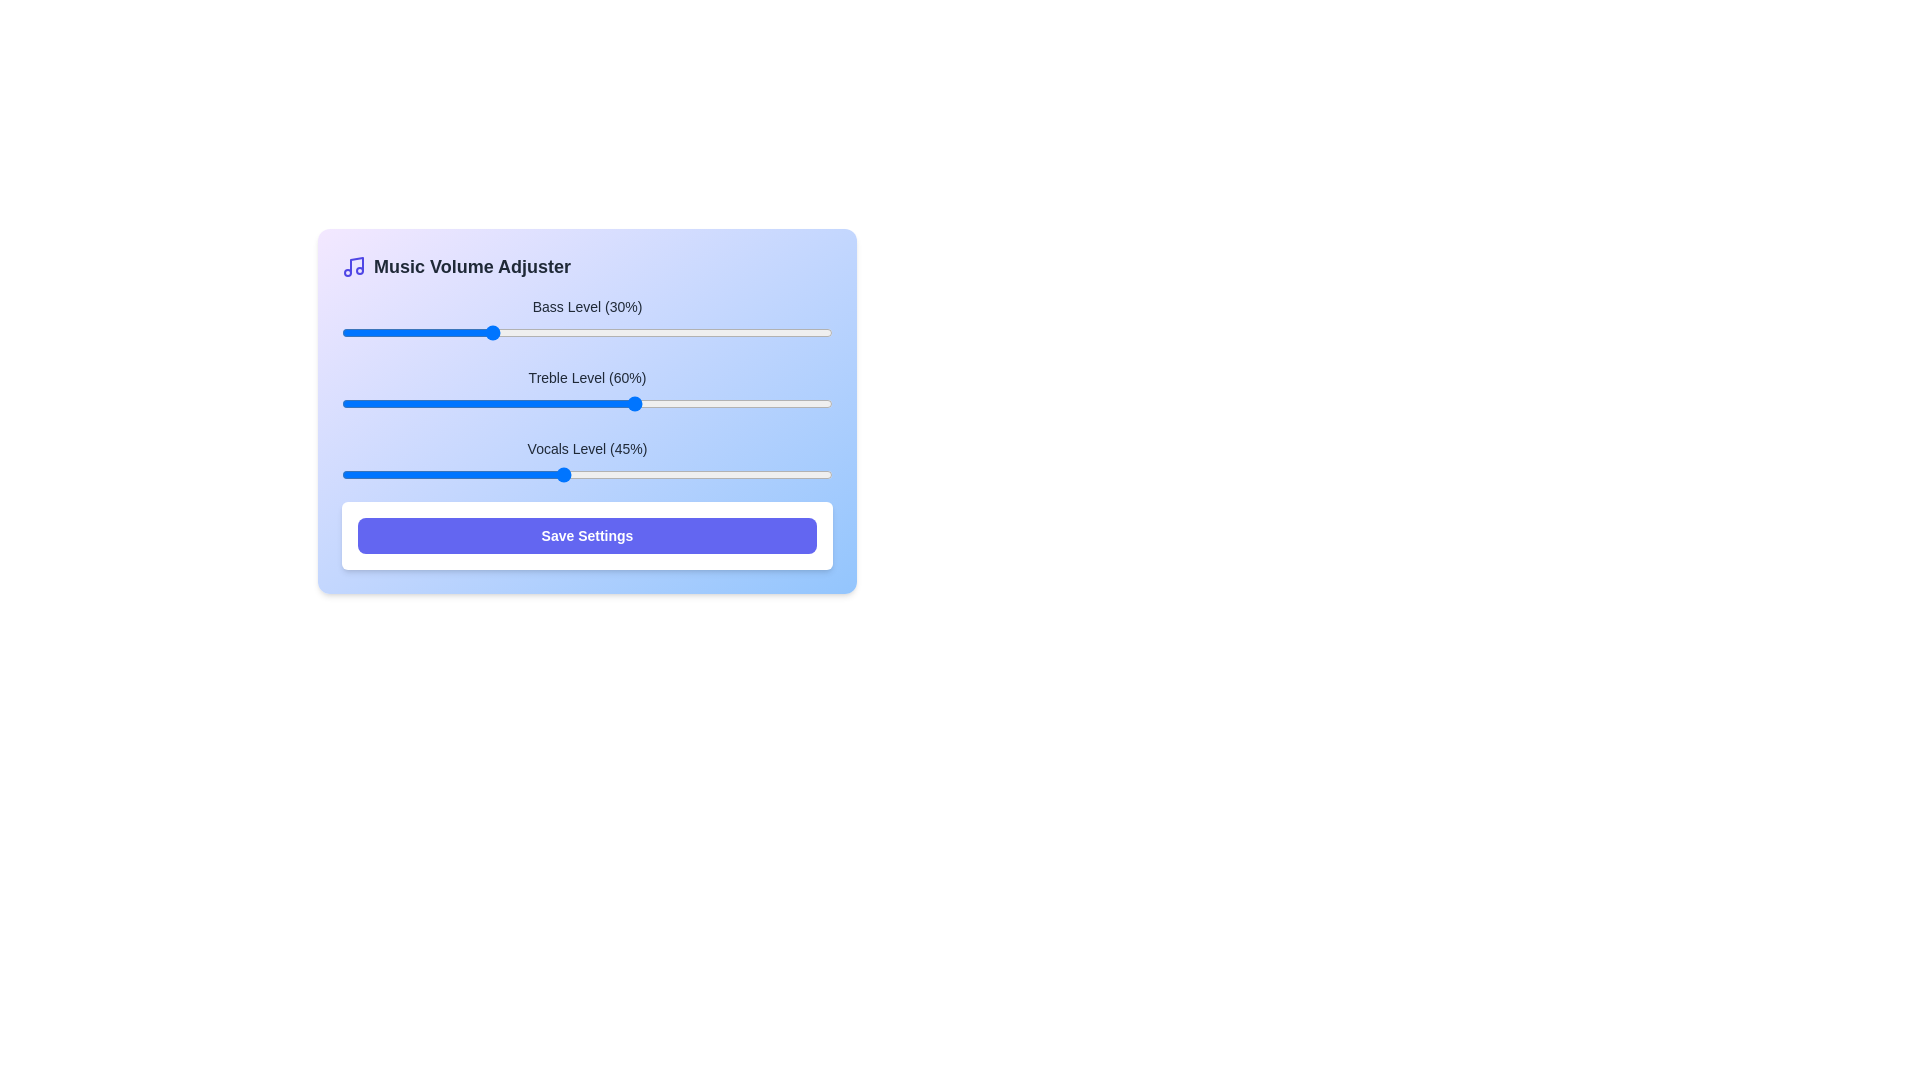  Describe the element at coordinates (685, 474) in the screenshot. I see `the Vocals Level slider` at that location.